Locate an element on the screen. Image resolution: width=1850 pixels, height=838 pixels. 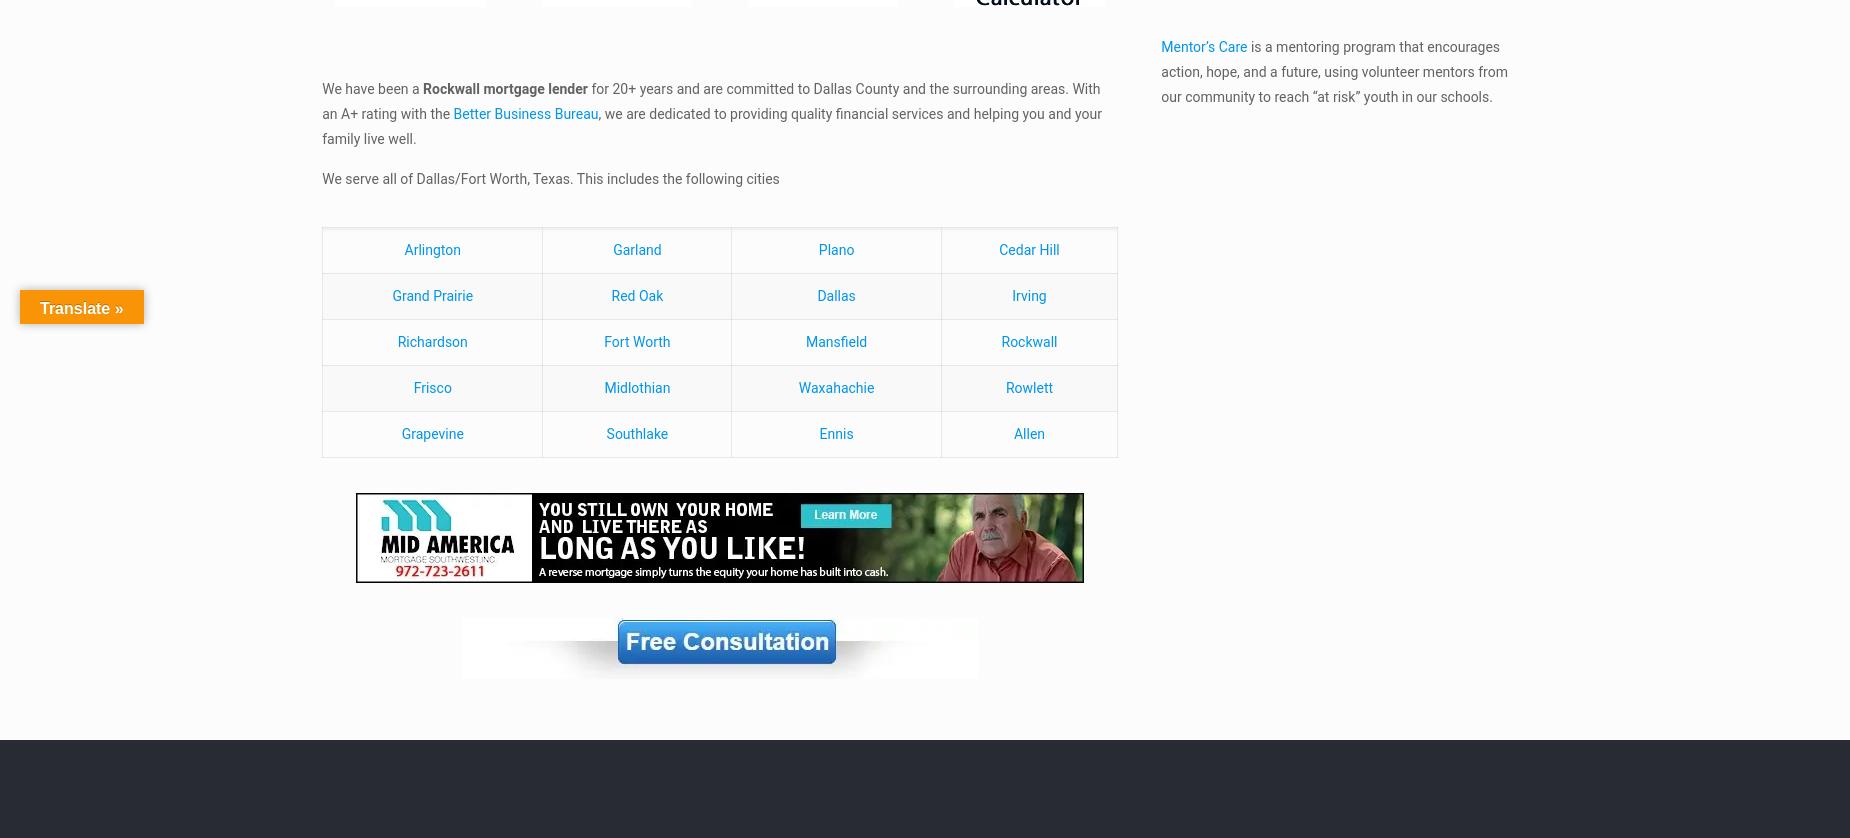
'Grapevine' is located at coordinates (430, 432).